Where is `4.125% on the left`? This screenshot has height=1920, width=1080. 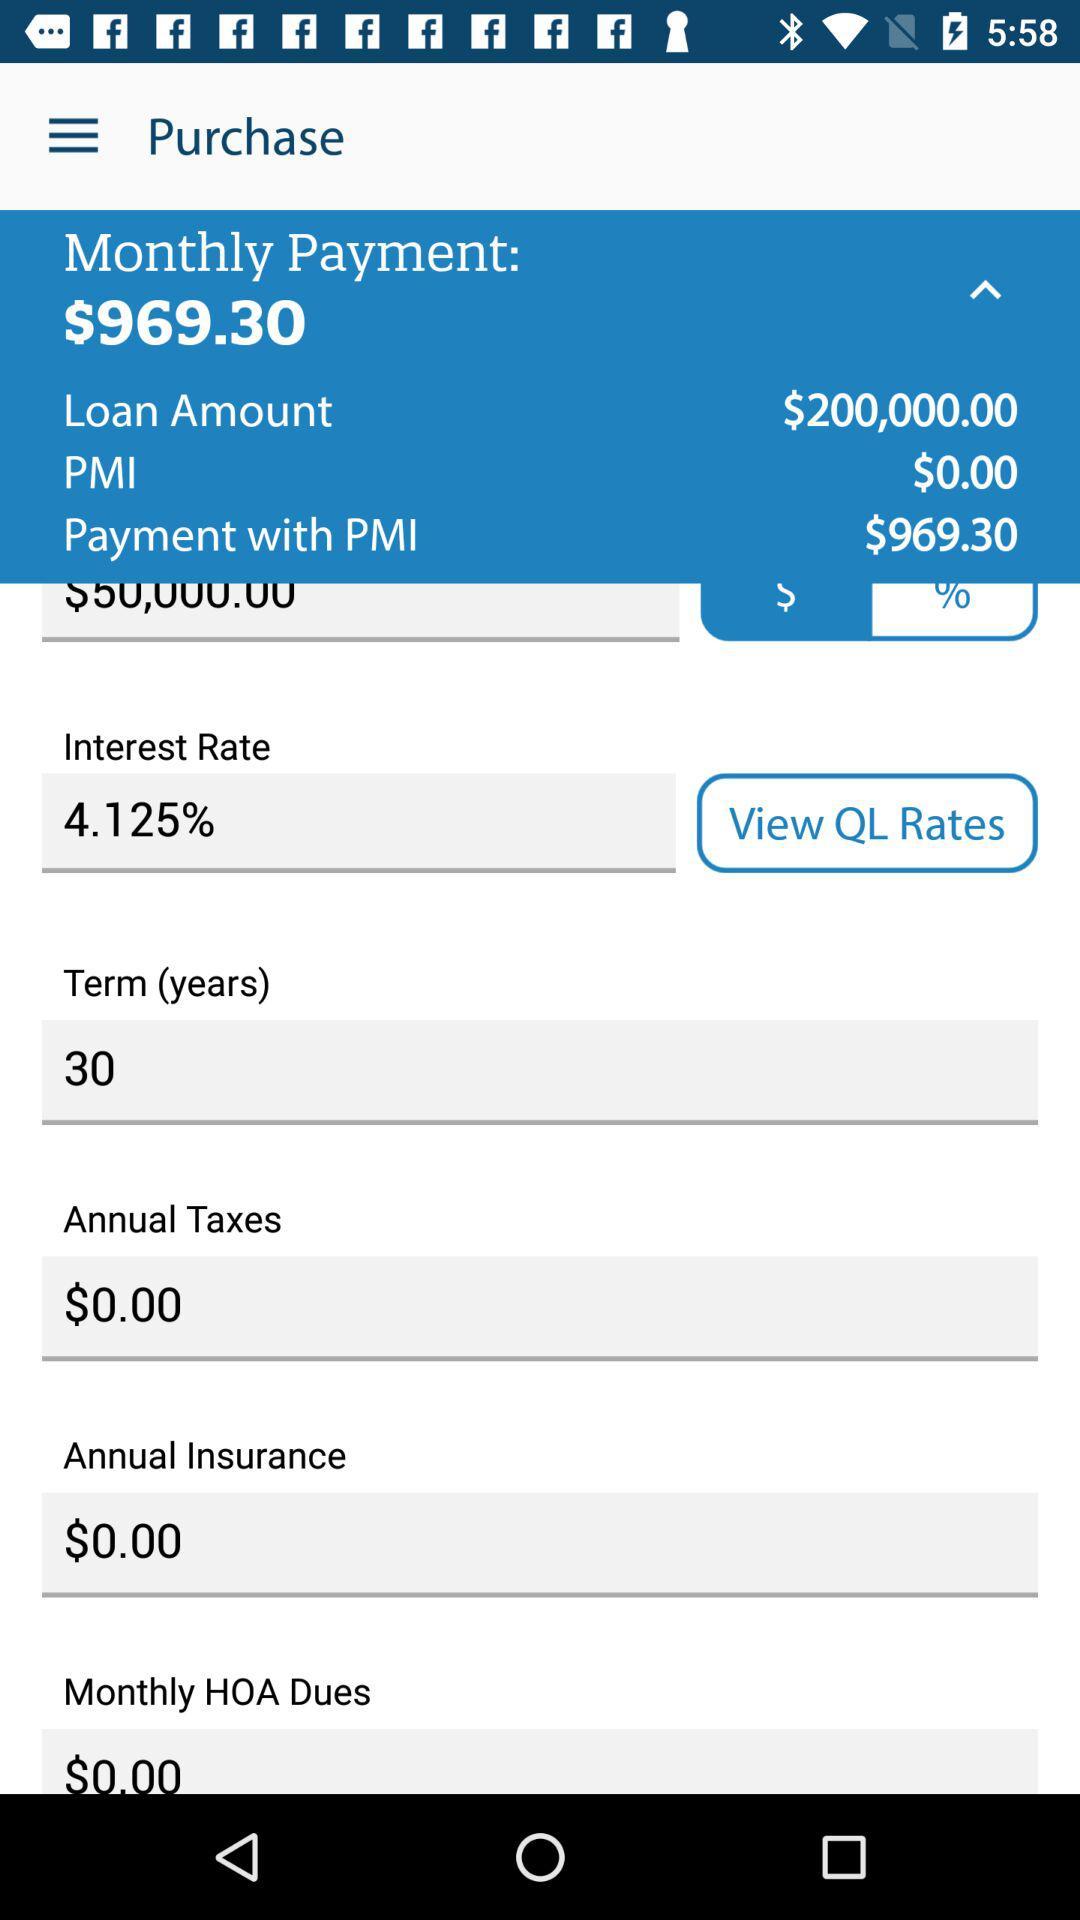 4.125% on the left is located at coordinates (357, 823).